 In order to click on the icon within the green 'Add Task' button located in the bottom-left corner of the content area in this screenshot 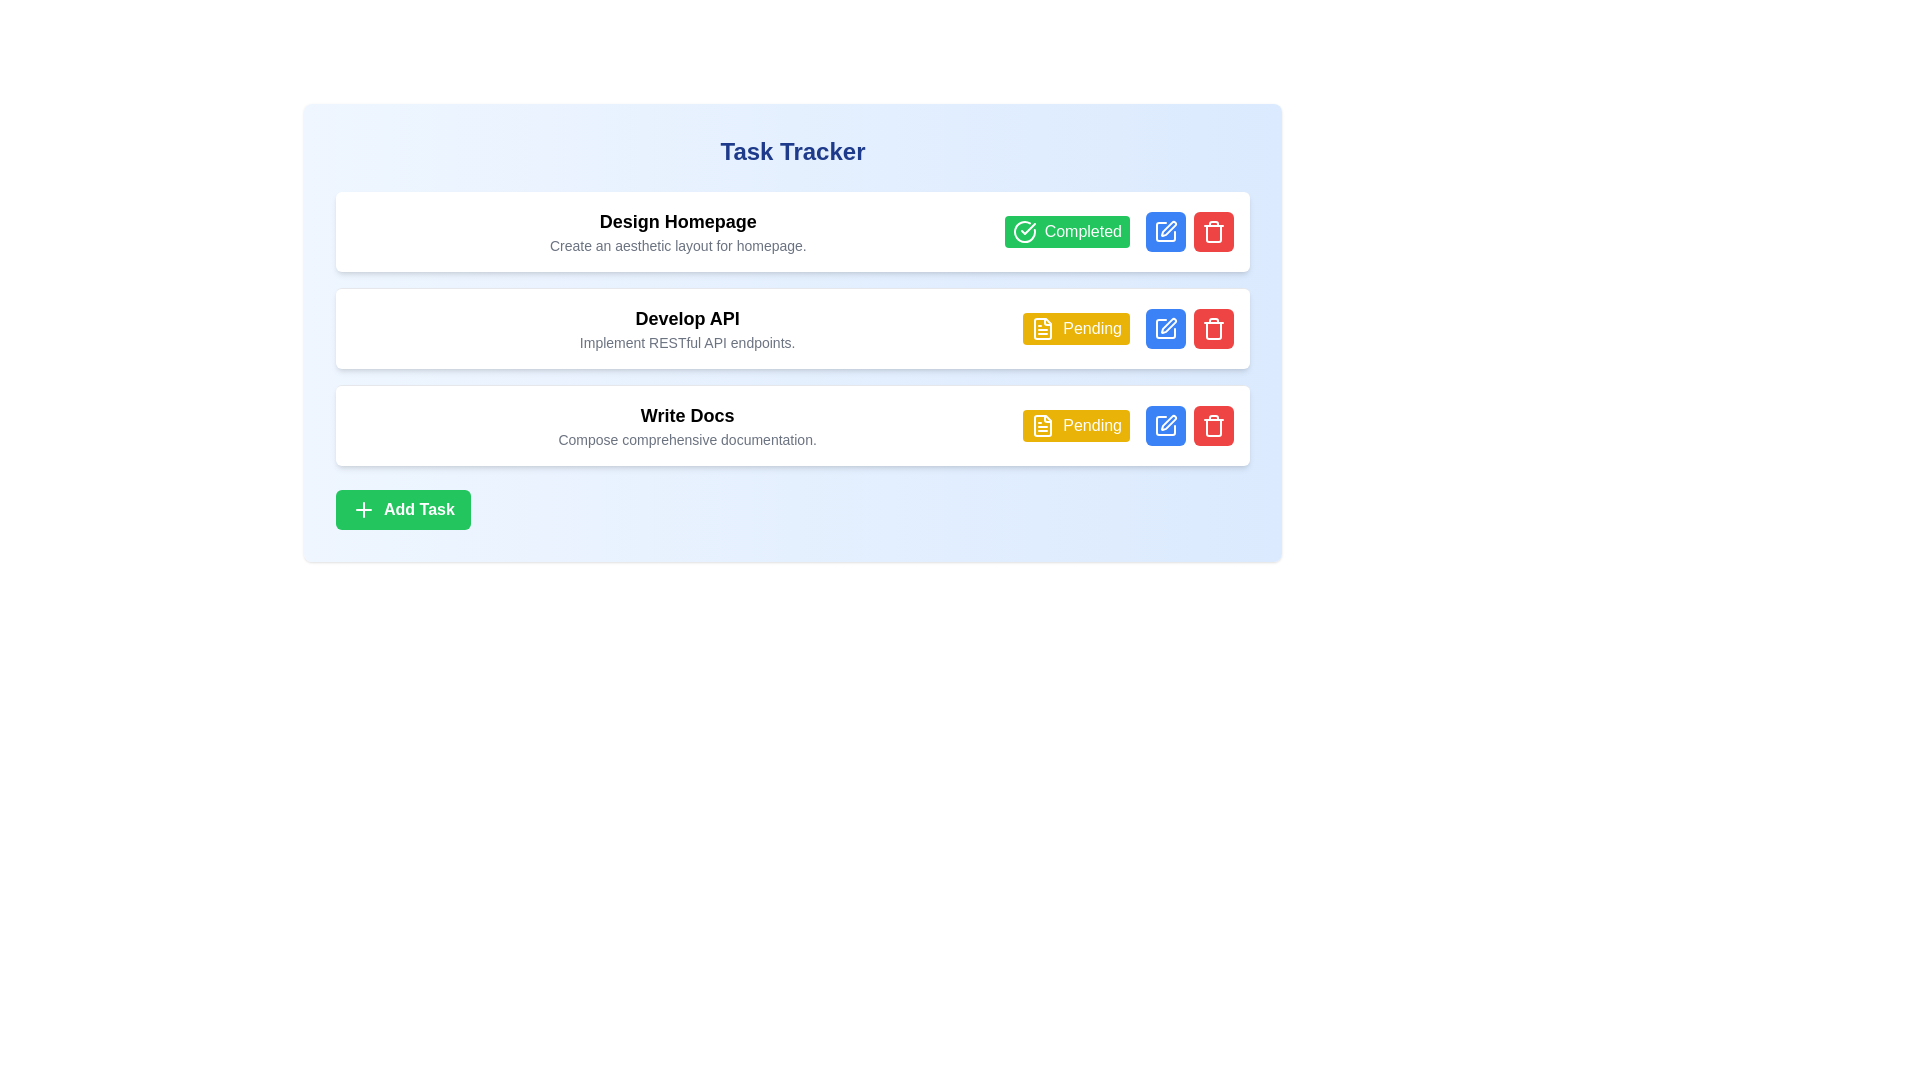, I will do `click(364, 508)`.